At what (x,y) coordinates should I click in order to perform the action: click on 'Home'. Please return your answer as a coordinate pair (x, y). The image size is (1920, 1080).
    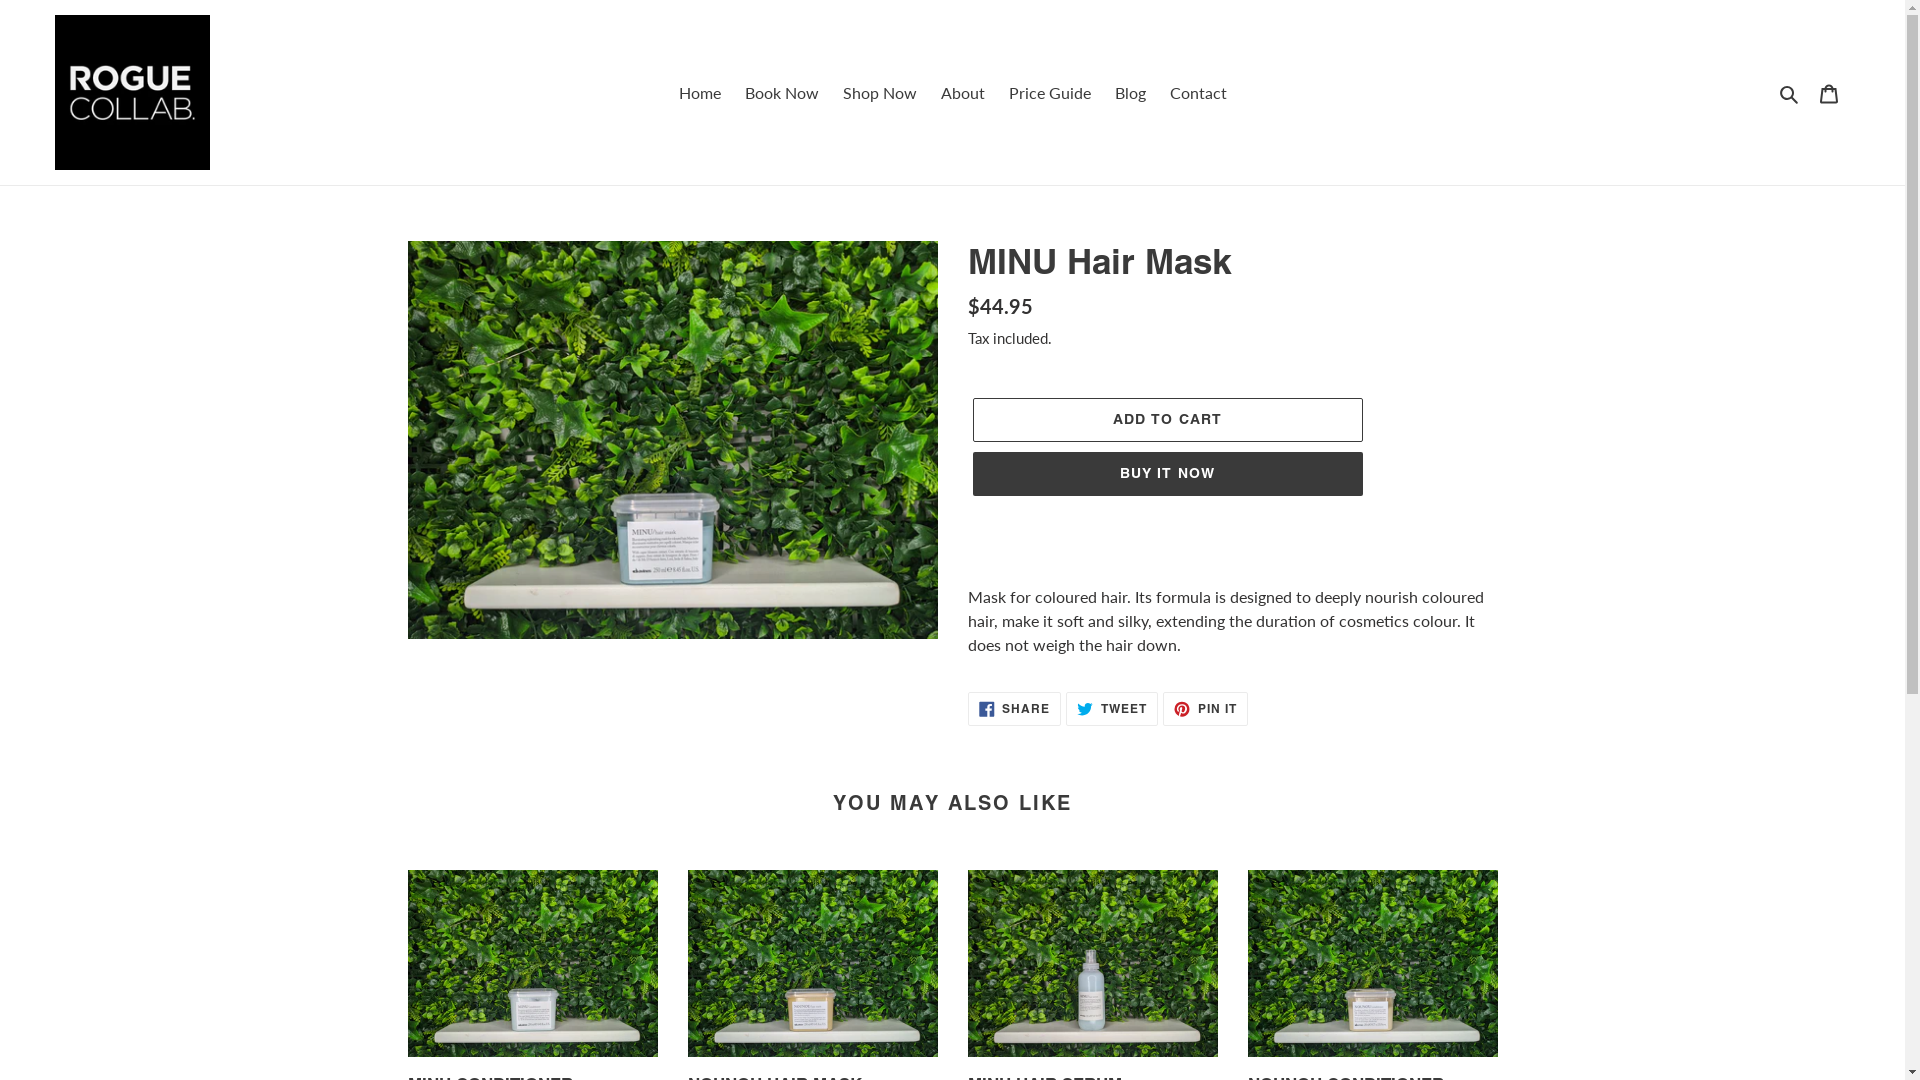
    Looking at the image, I should click on (667, 92).